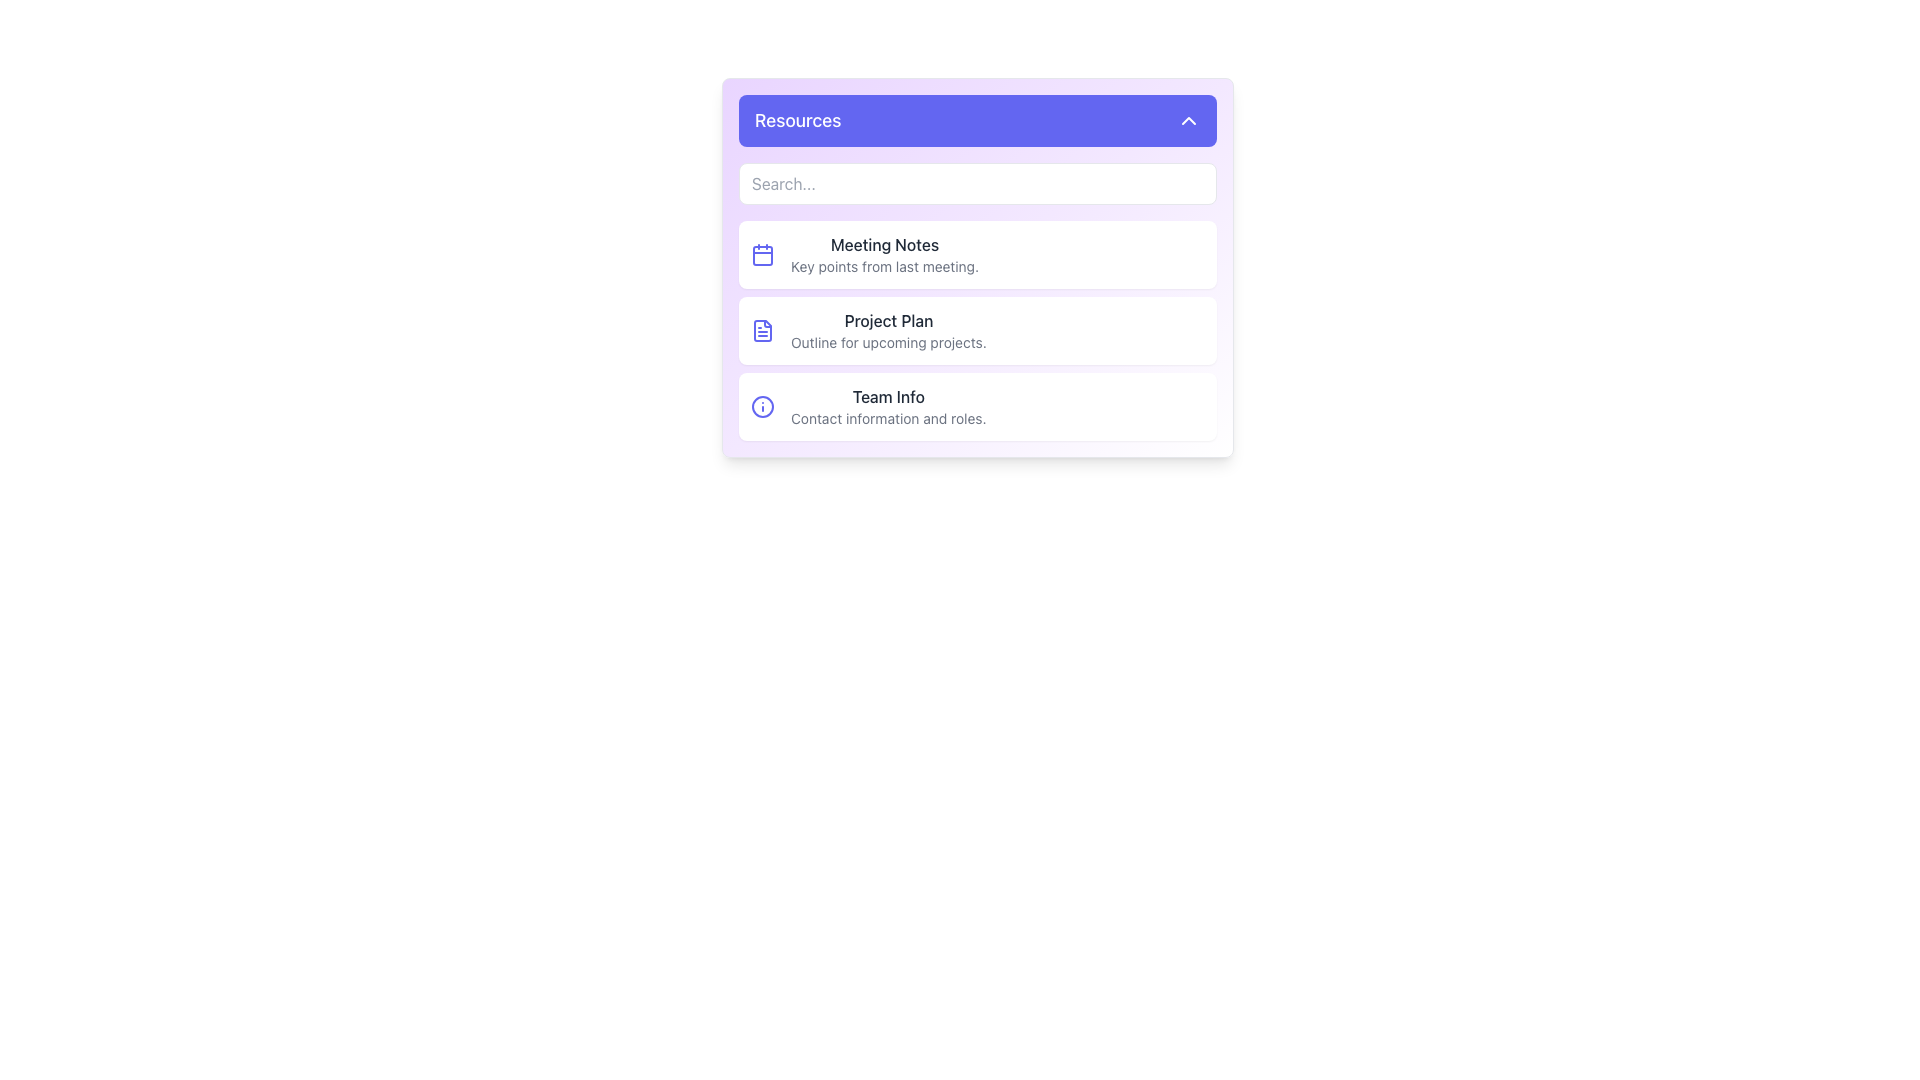 This screenshot has width=1920, height=1080. Describe the element at coordinates (762, 330) in the screenshot. I see `the document file icon located to the left of the 'Project Plan' text in the second entry of the list in the main panel` at that location.